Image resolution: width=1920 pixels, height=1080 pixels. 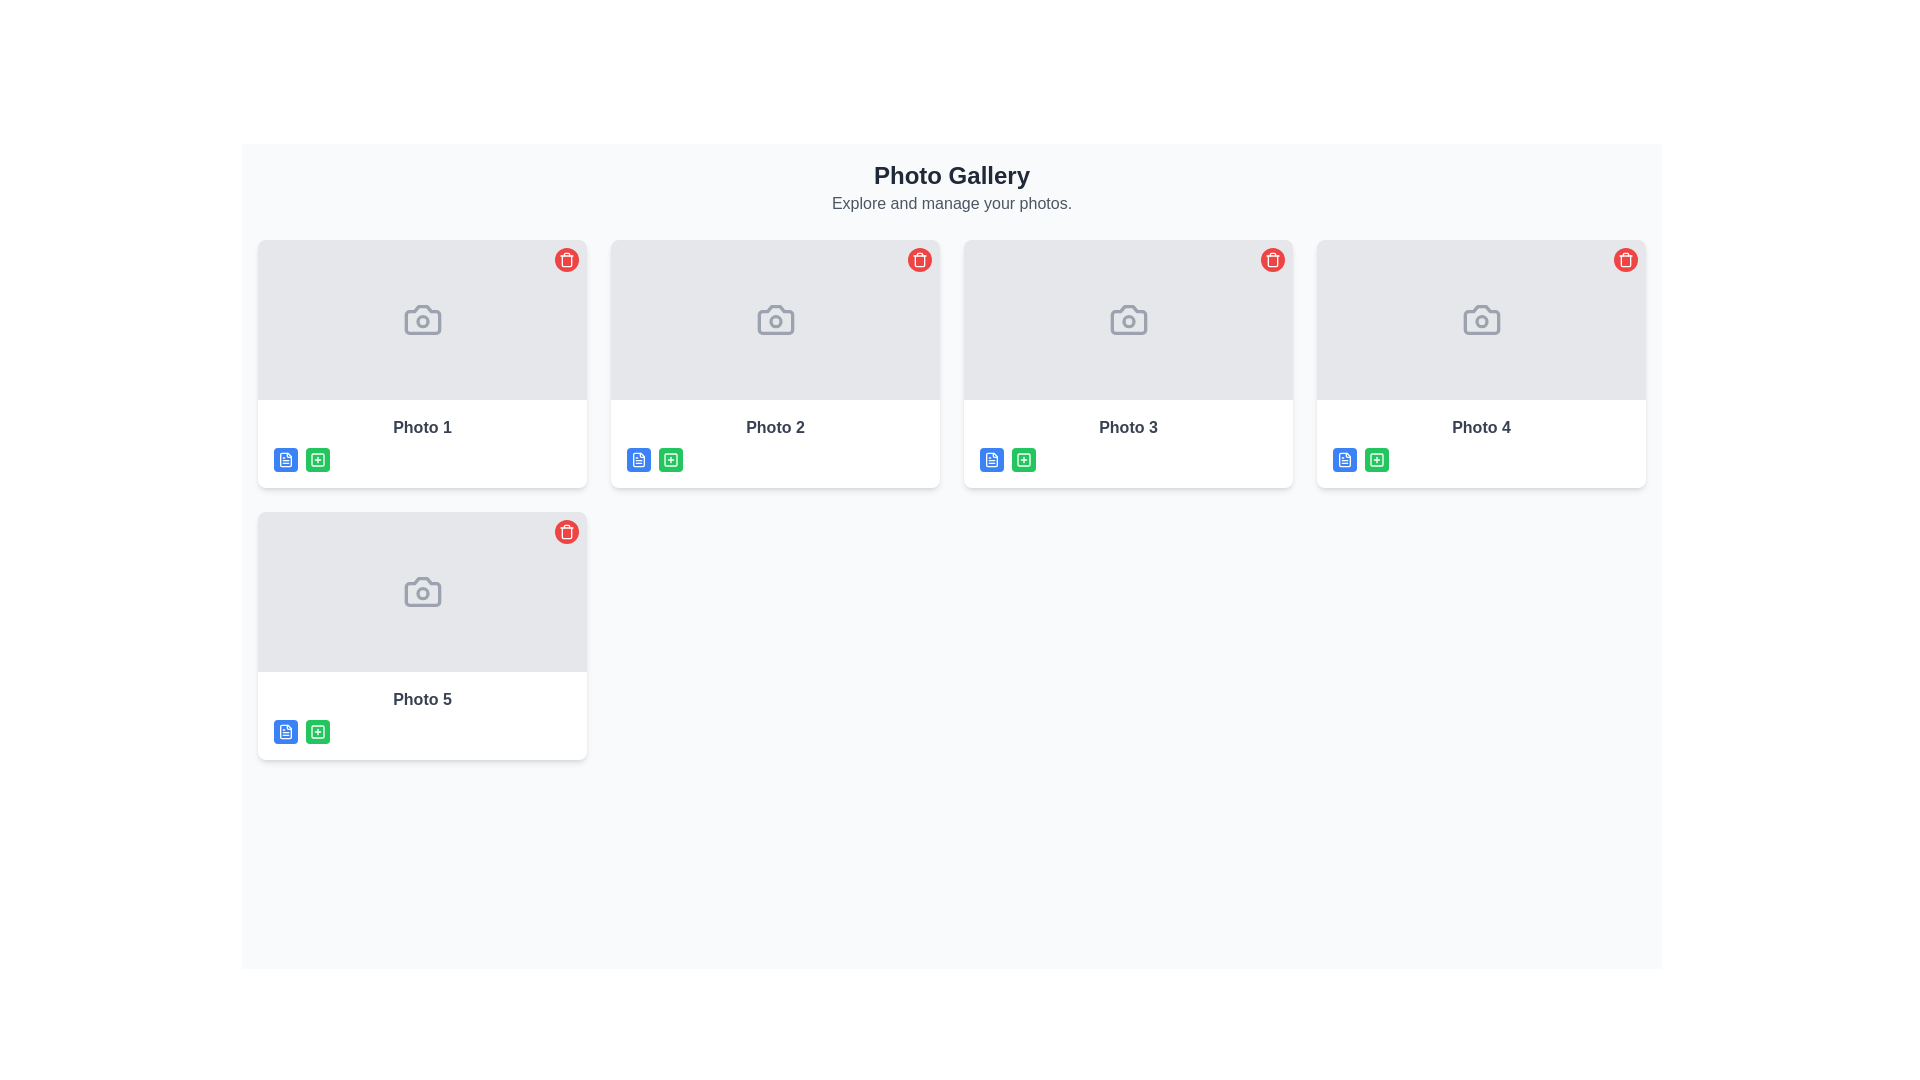 I want to click on the center of the '+' icon represented by the vector graphic component within the SVG structure, which forms the base of the '+' shape, so click(x=316, y=459).